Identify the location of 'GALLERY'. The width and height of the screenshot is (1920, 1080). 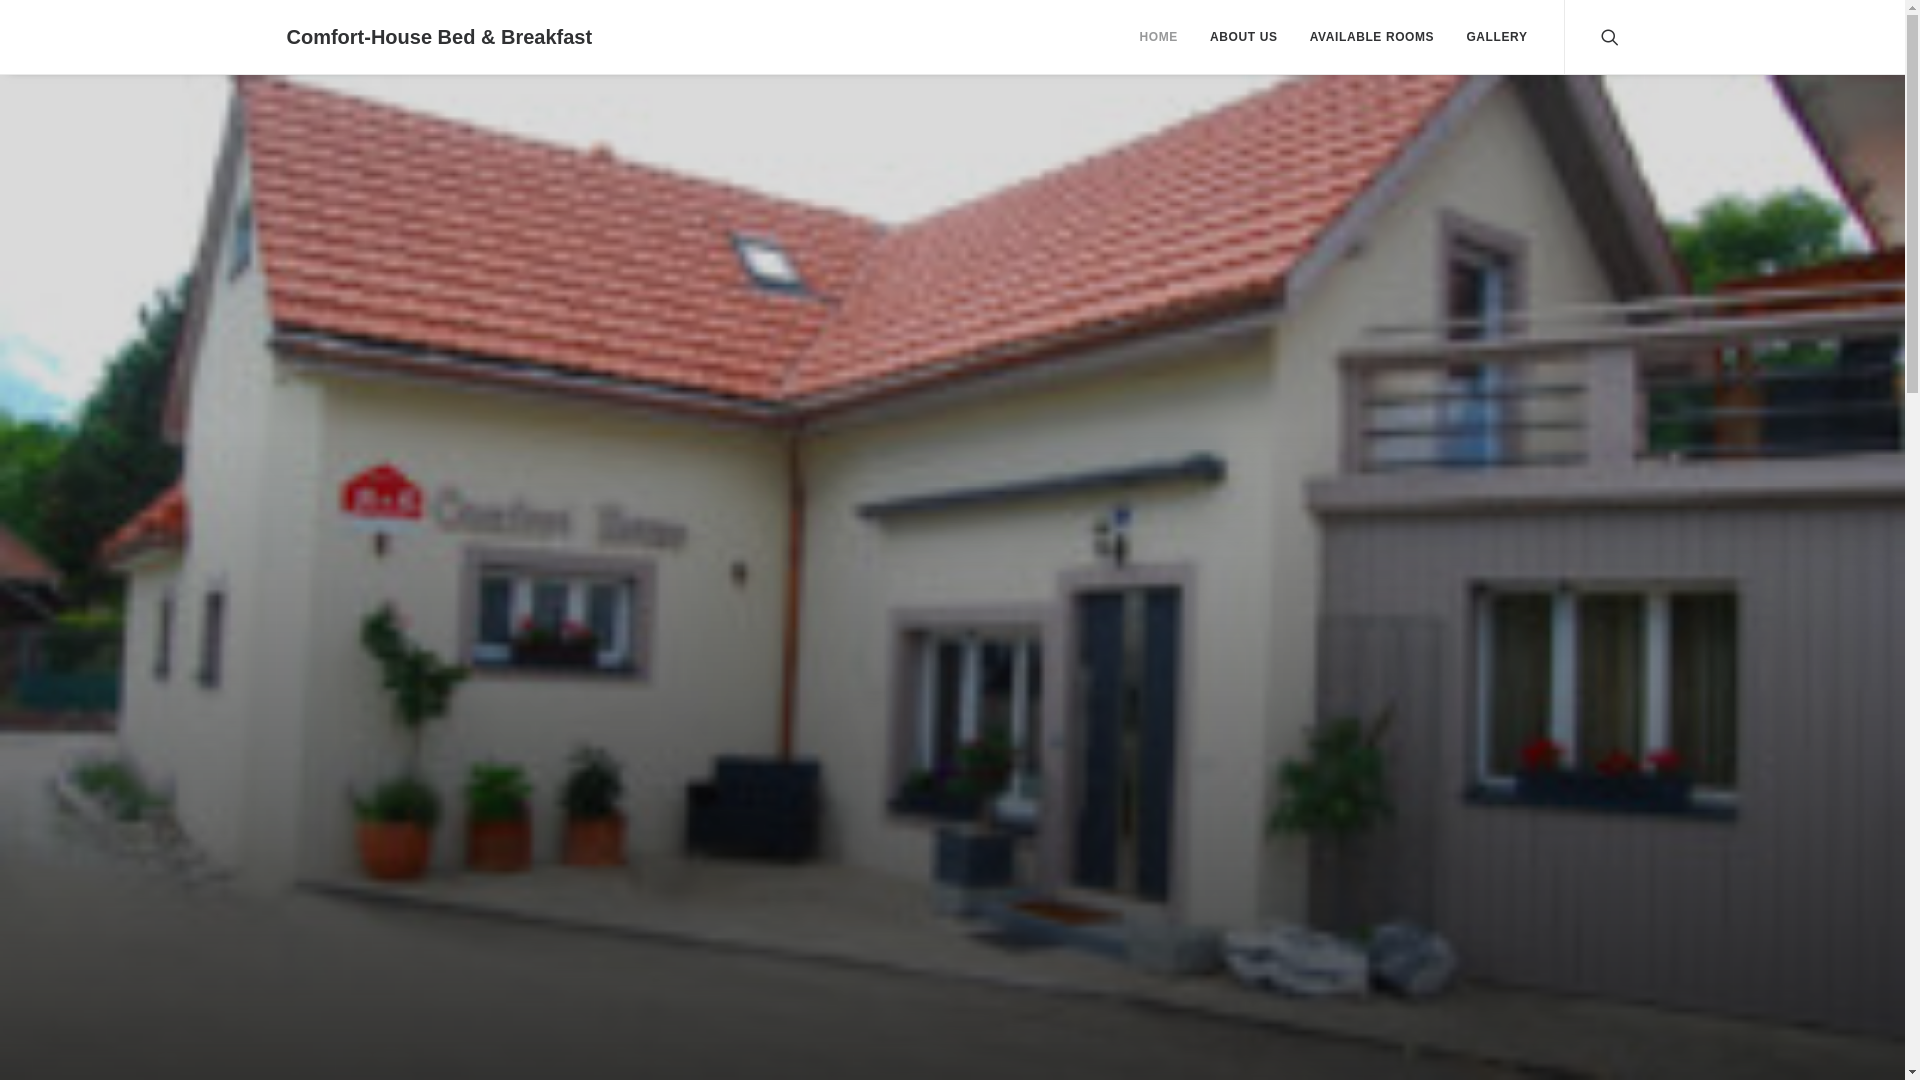
(1489, 37).